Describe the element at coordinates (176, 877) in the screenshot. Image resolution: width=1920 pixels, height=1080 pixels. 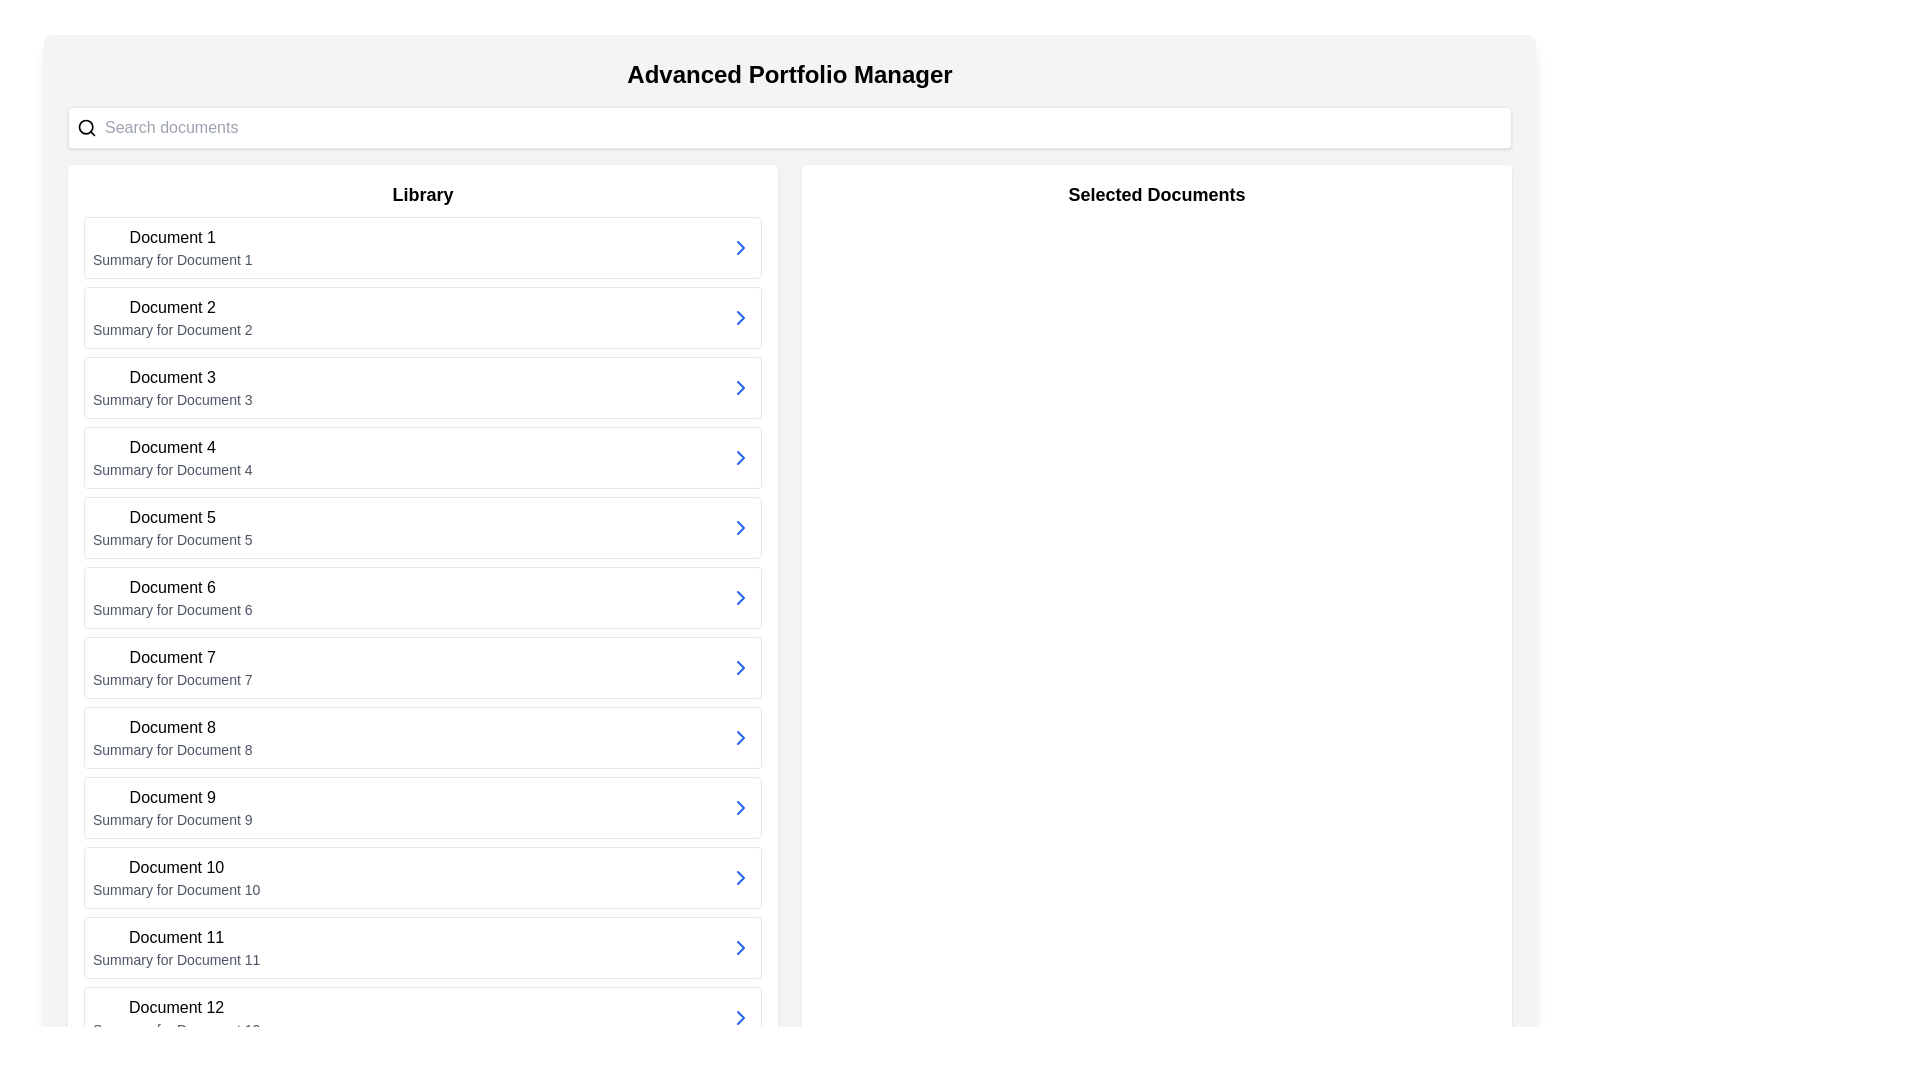
I see `the 10th list item under the 'Library' header that provides information about a document, including its name and a brief summary to show options` at that location.